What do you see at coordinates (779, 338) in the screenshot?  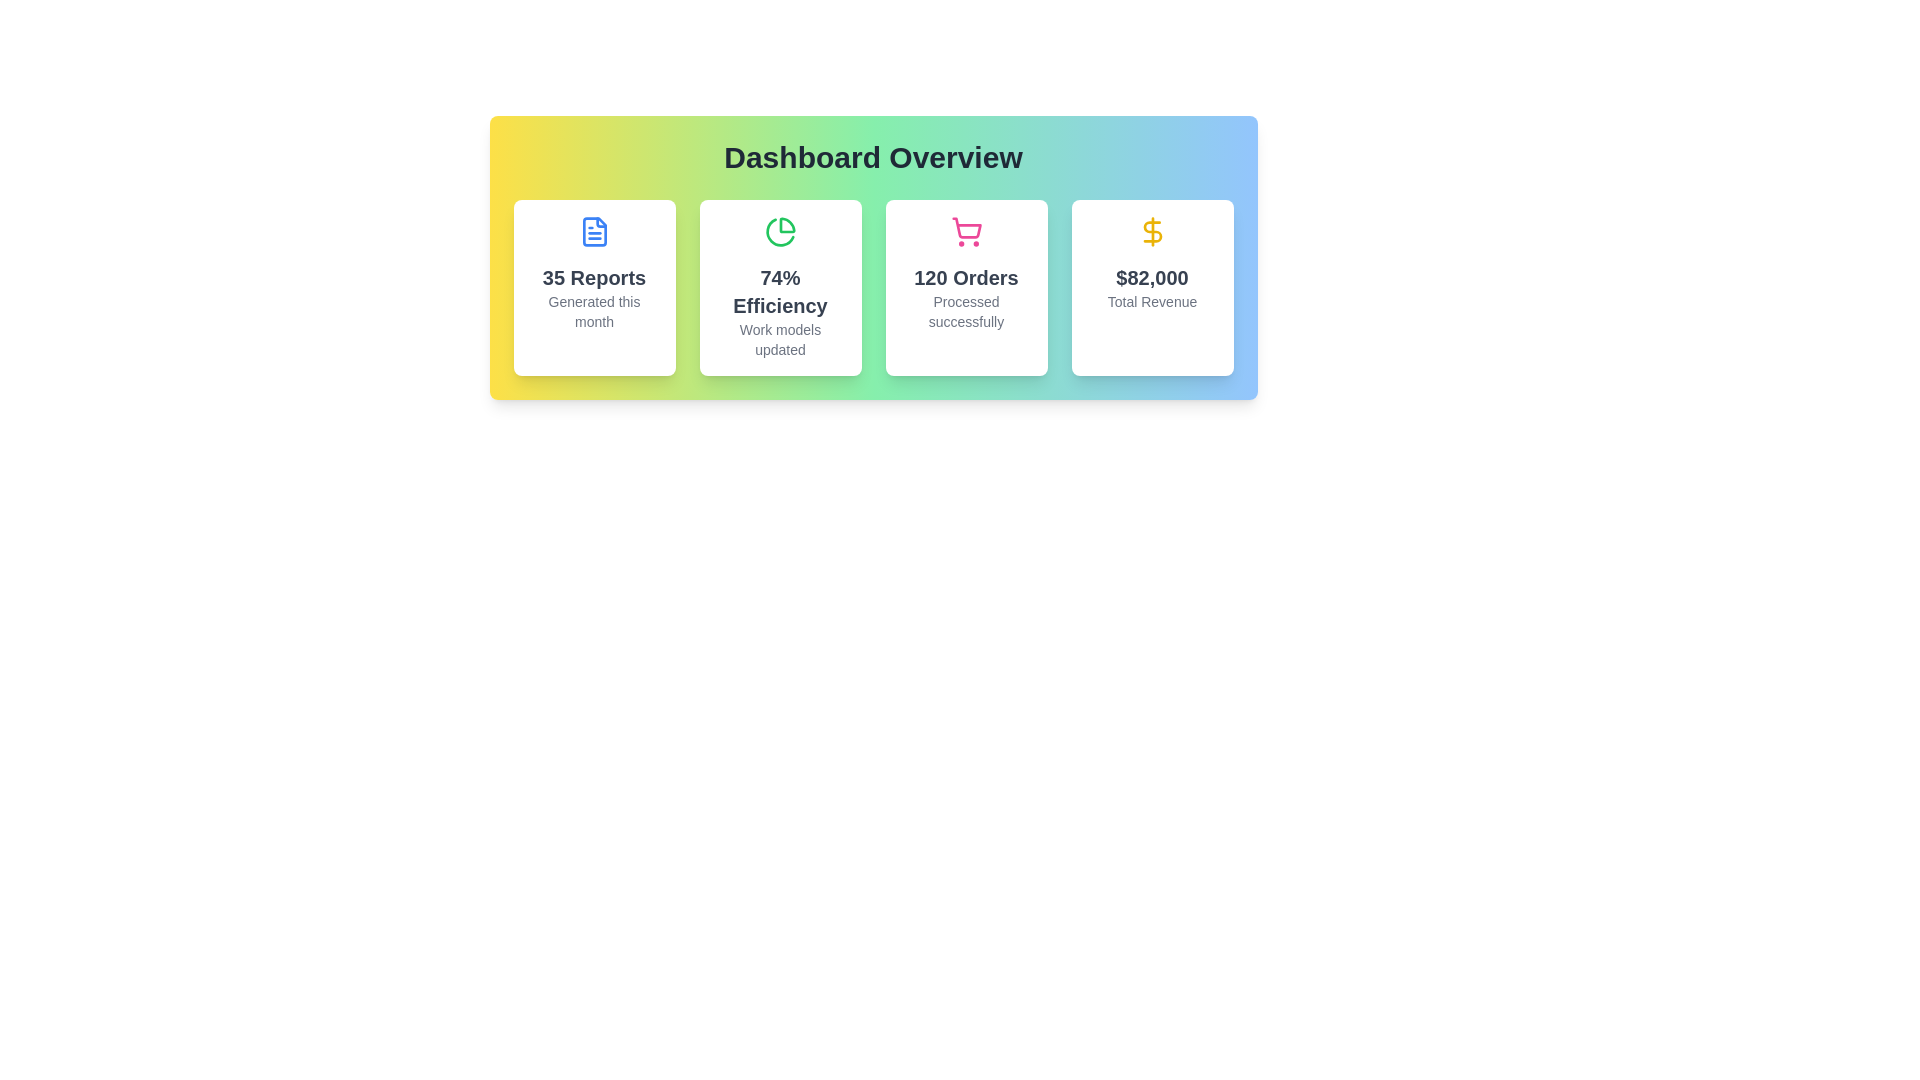 I see `the text element displaying 'Work models updated', which is located below the '74% Efficiency' text in the second card of a row of four cards` at bounding box center [779, 338].